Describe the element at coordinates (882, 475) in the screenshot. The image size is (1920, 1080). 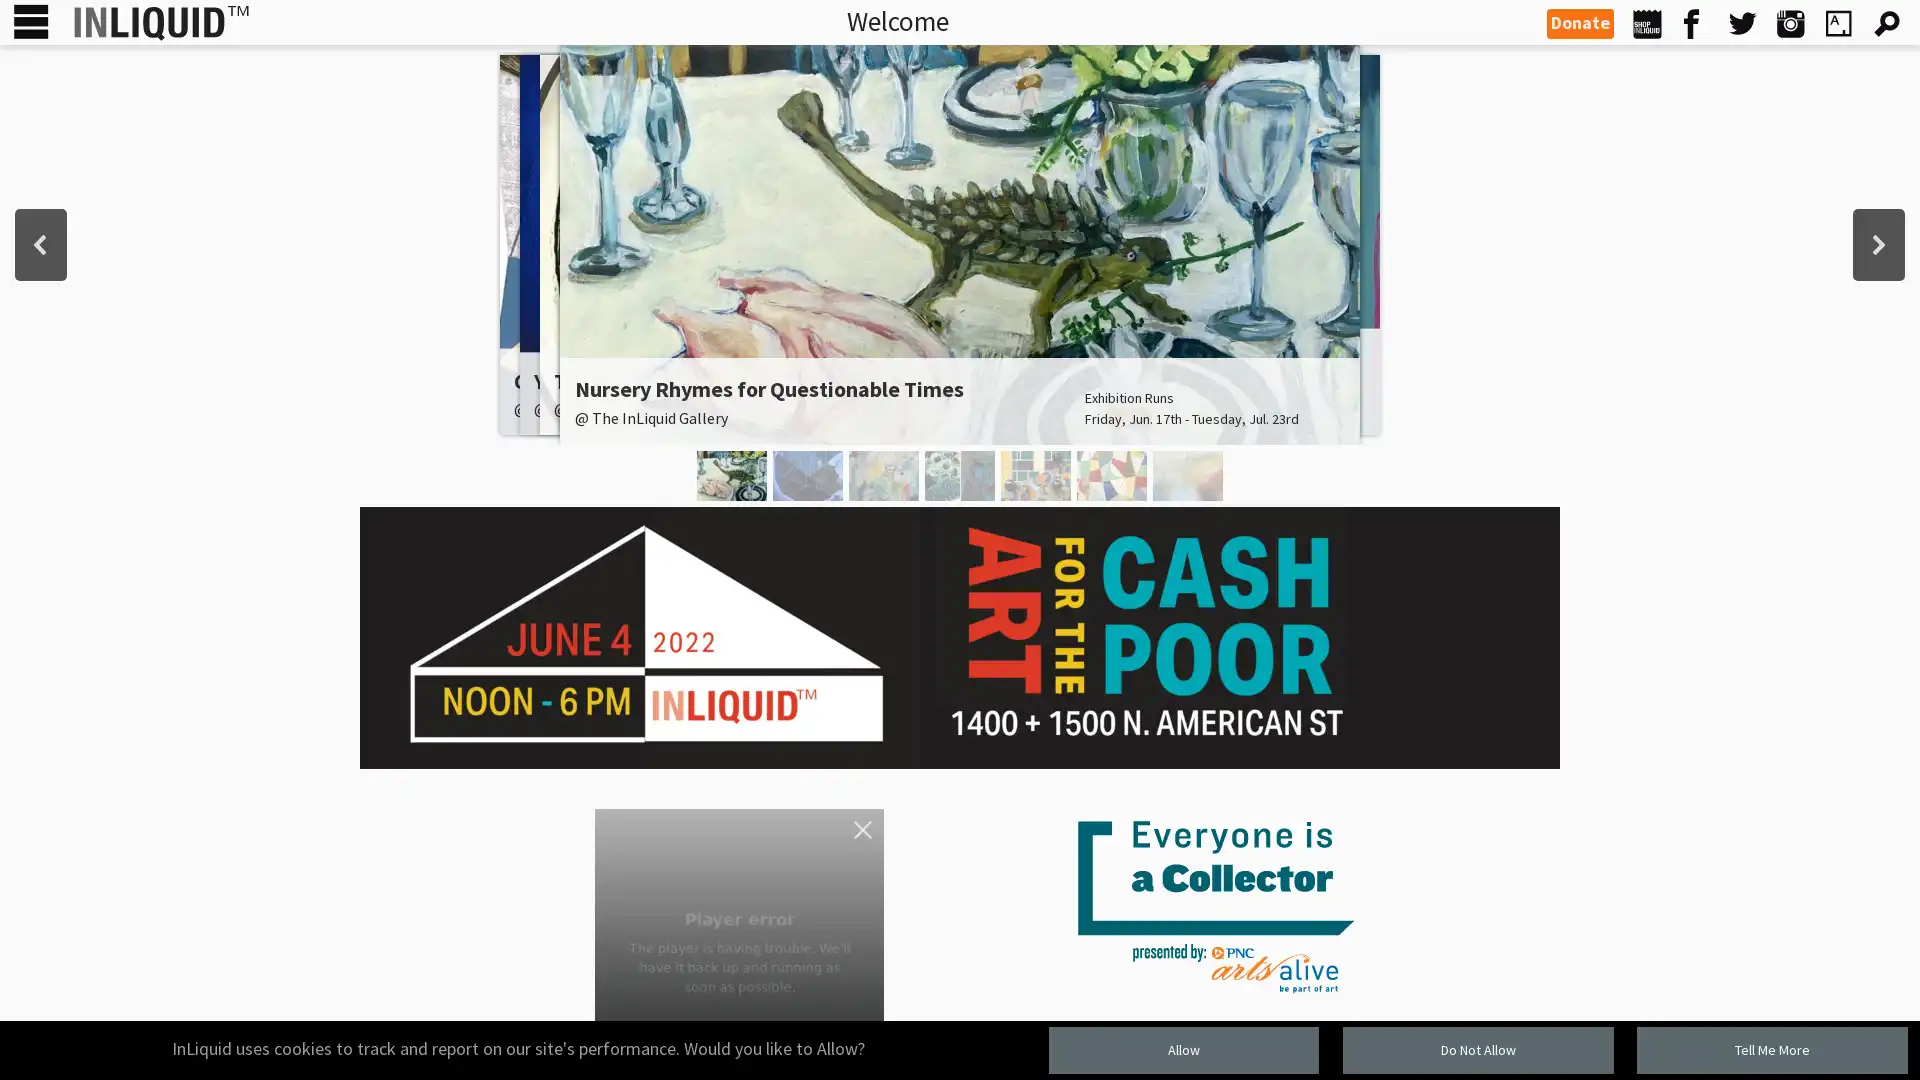
I see `idyll` at that location.